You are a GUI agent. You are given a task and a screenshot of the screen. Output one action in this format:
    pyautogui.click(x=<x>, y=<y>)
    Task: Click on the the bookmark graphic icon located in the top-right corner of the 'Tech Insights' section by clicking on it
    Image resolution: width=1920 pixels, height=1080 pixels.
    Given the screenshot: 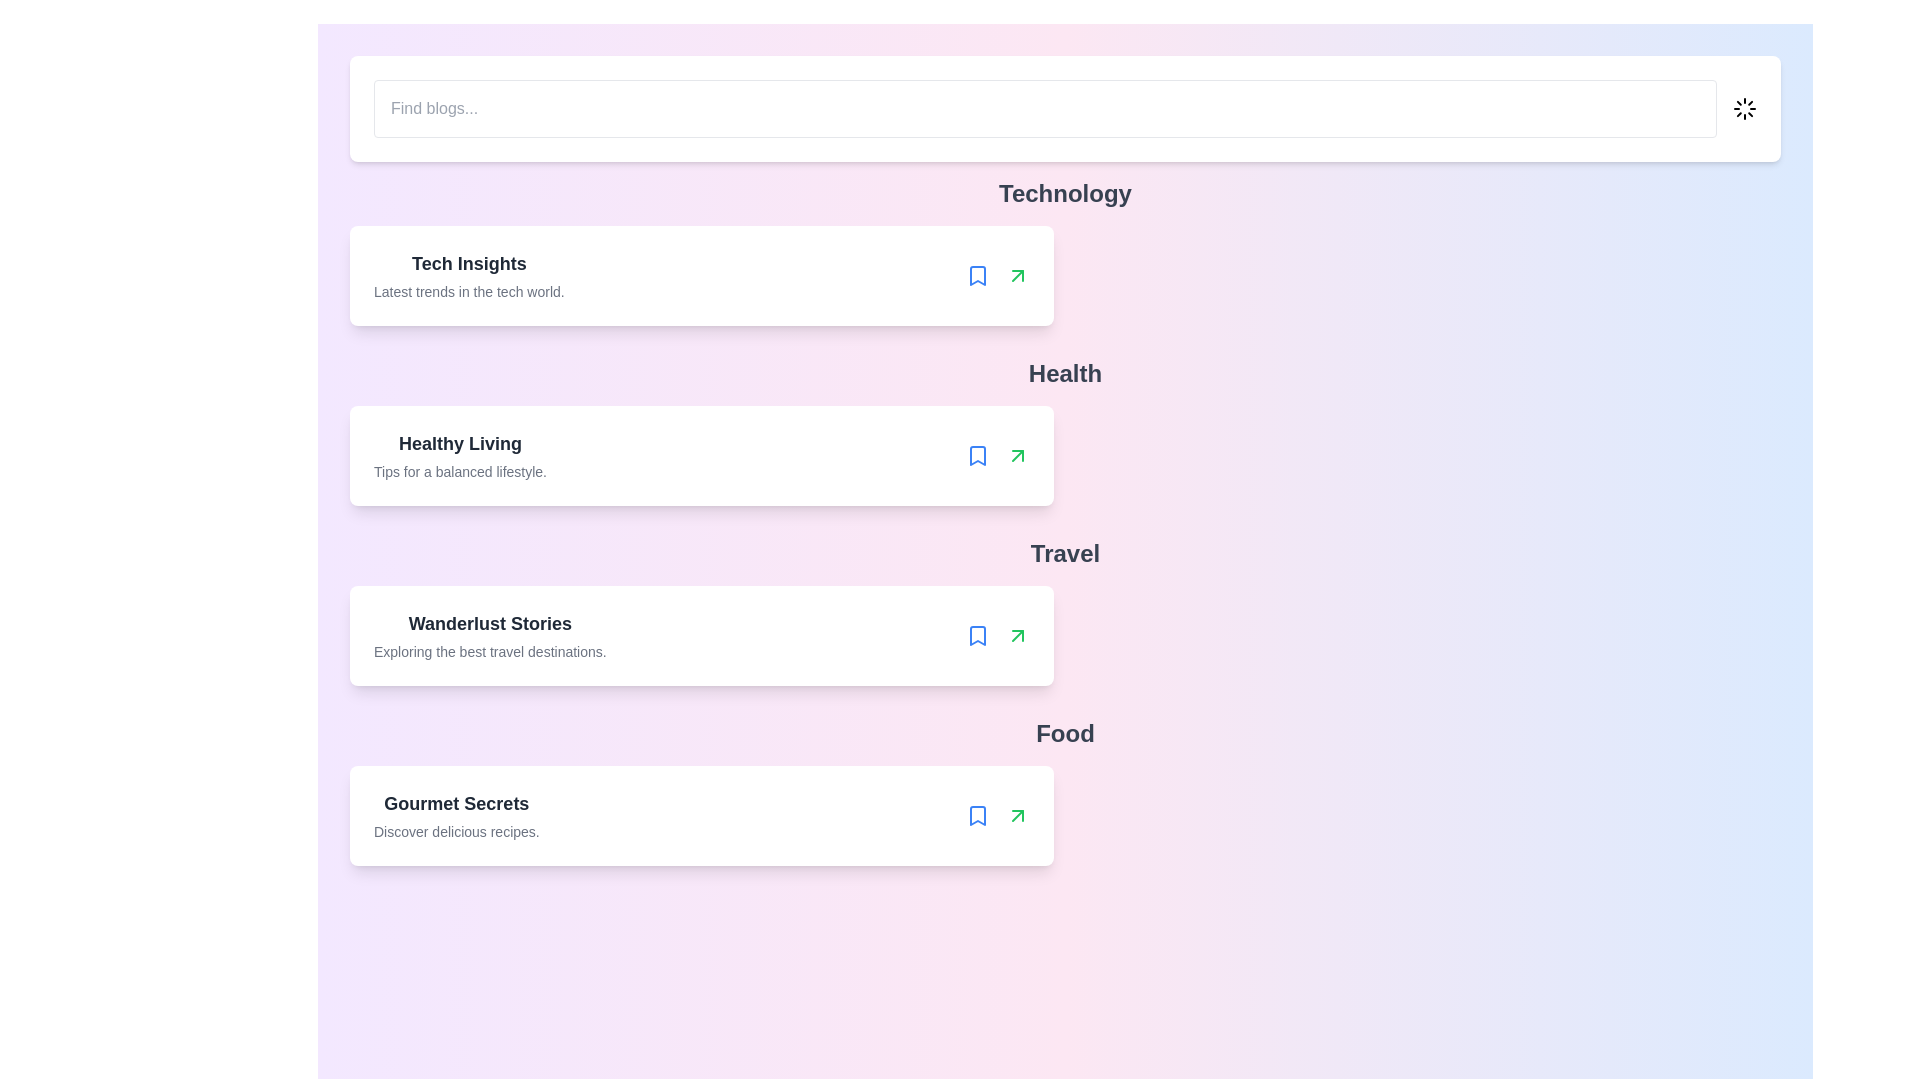 What is the action you would take?
    pyautogui.click(x=977, y=276)
    